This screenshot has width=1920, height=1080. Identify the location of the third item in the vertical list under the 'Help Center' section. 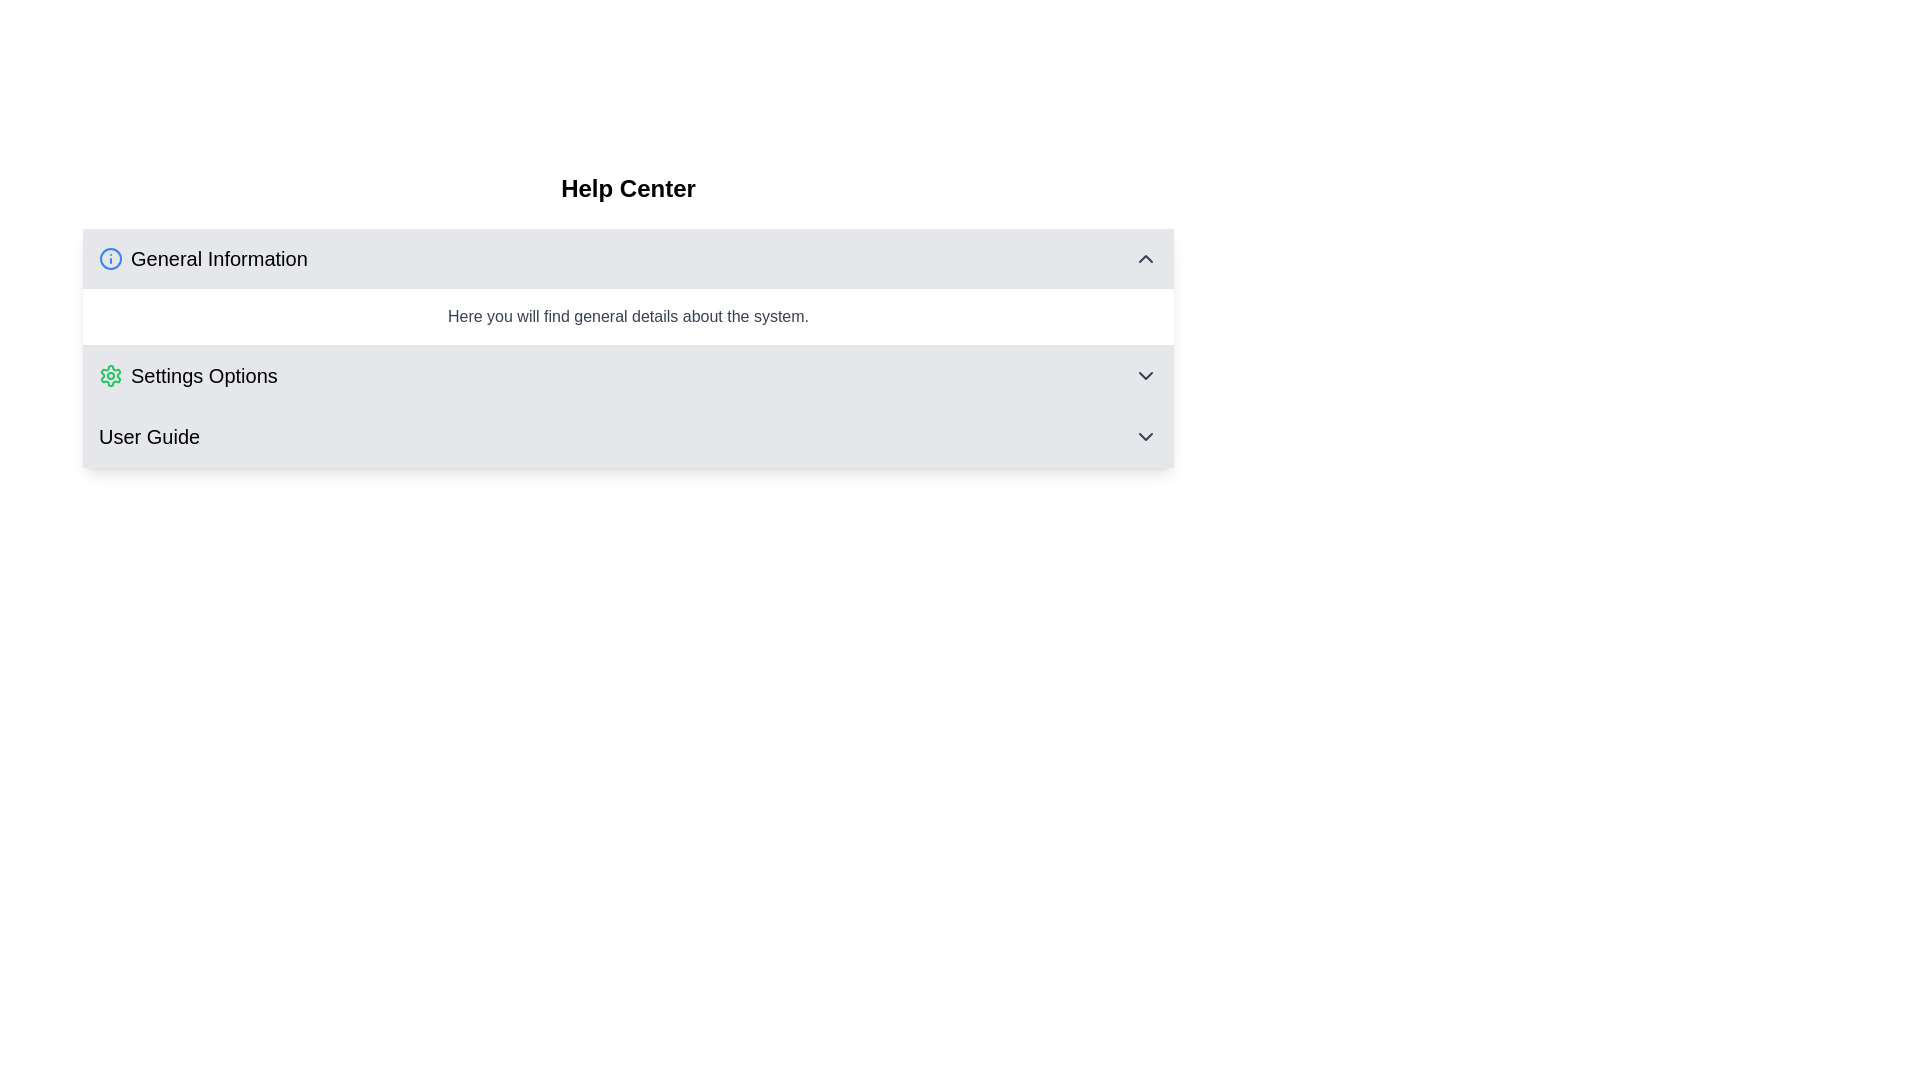
(627, 436).